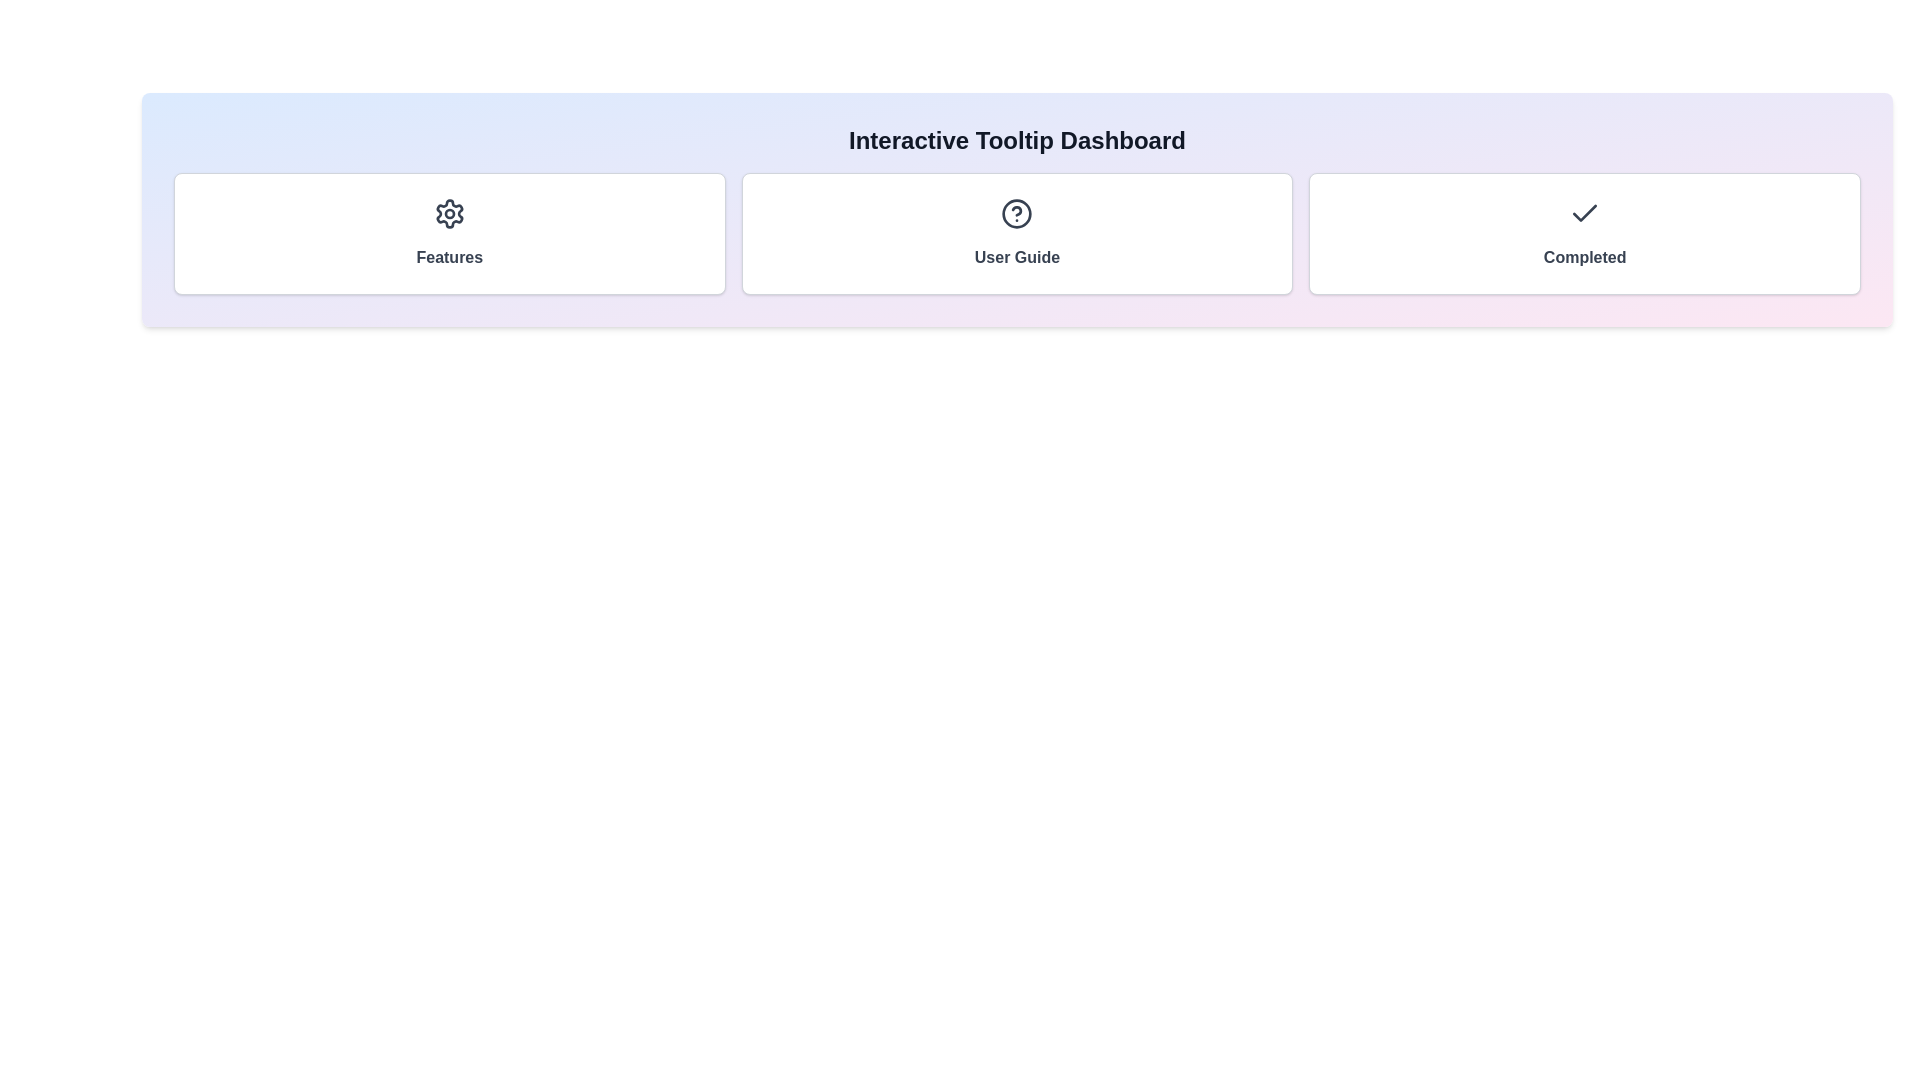 This screenshot has width=1920, height=1080. Describe the element at coordinates (1017, 213) in the screenshot. I see `the circular question mark icon that is centrally located above the 'User Guide' text label` at that location.